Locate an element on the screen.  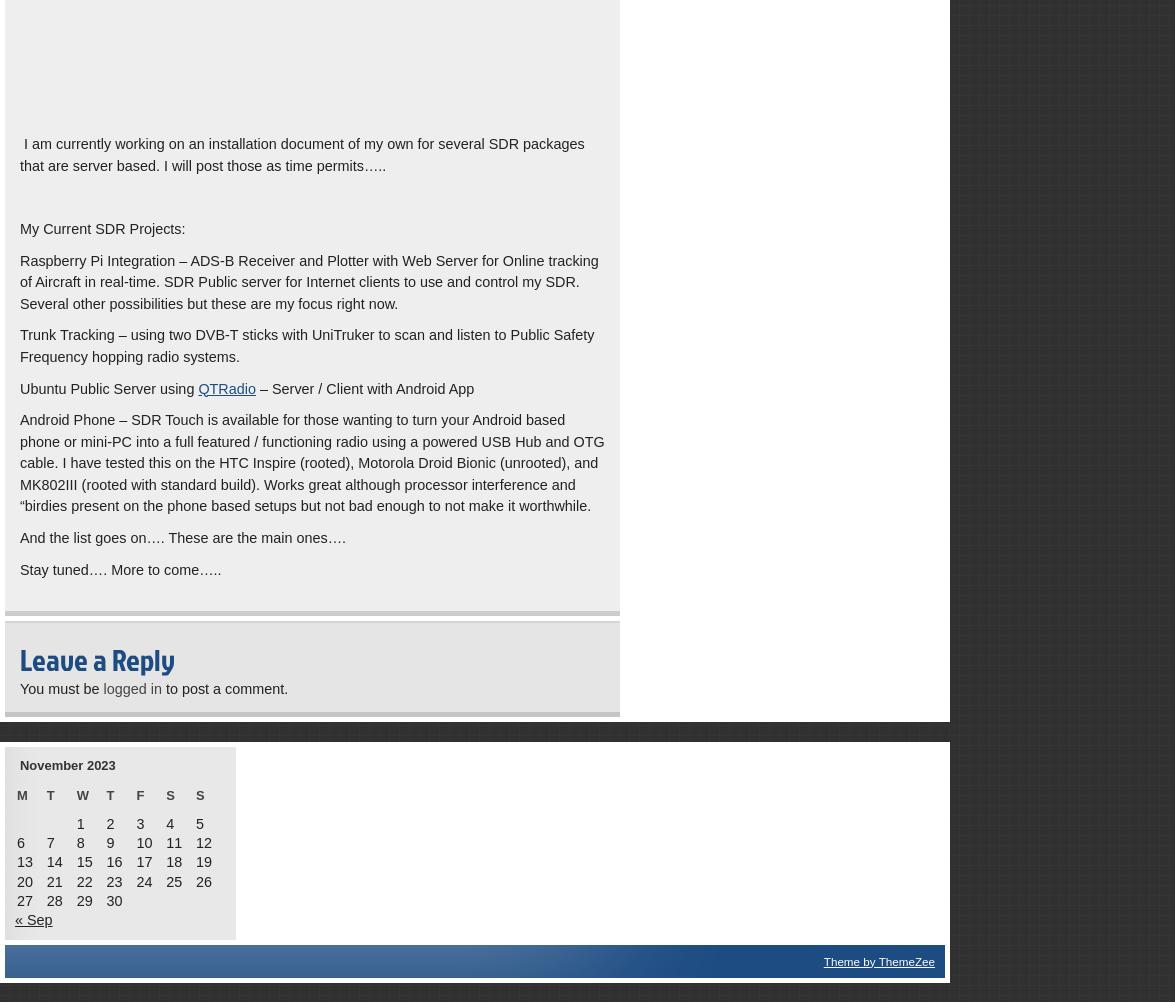
'28' is located at coordinates (54, 899).